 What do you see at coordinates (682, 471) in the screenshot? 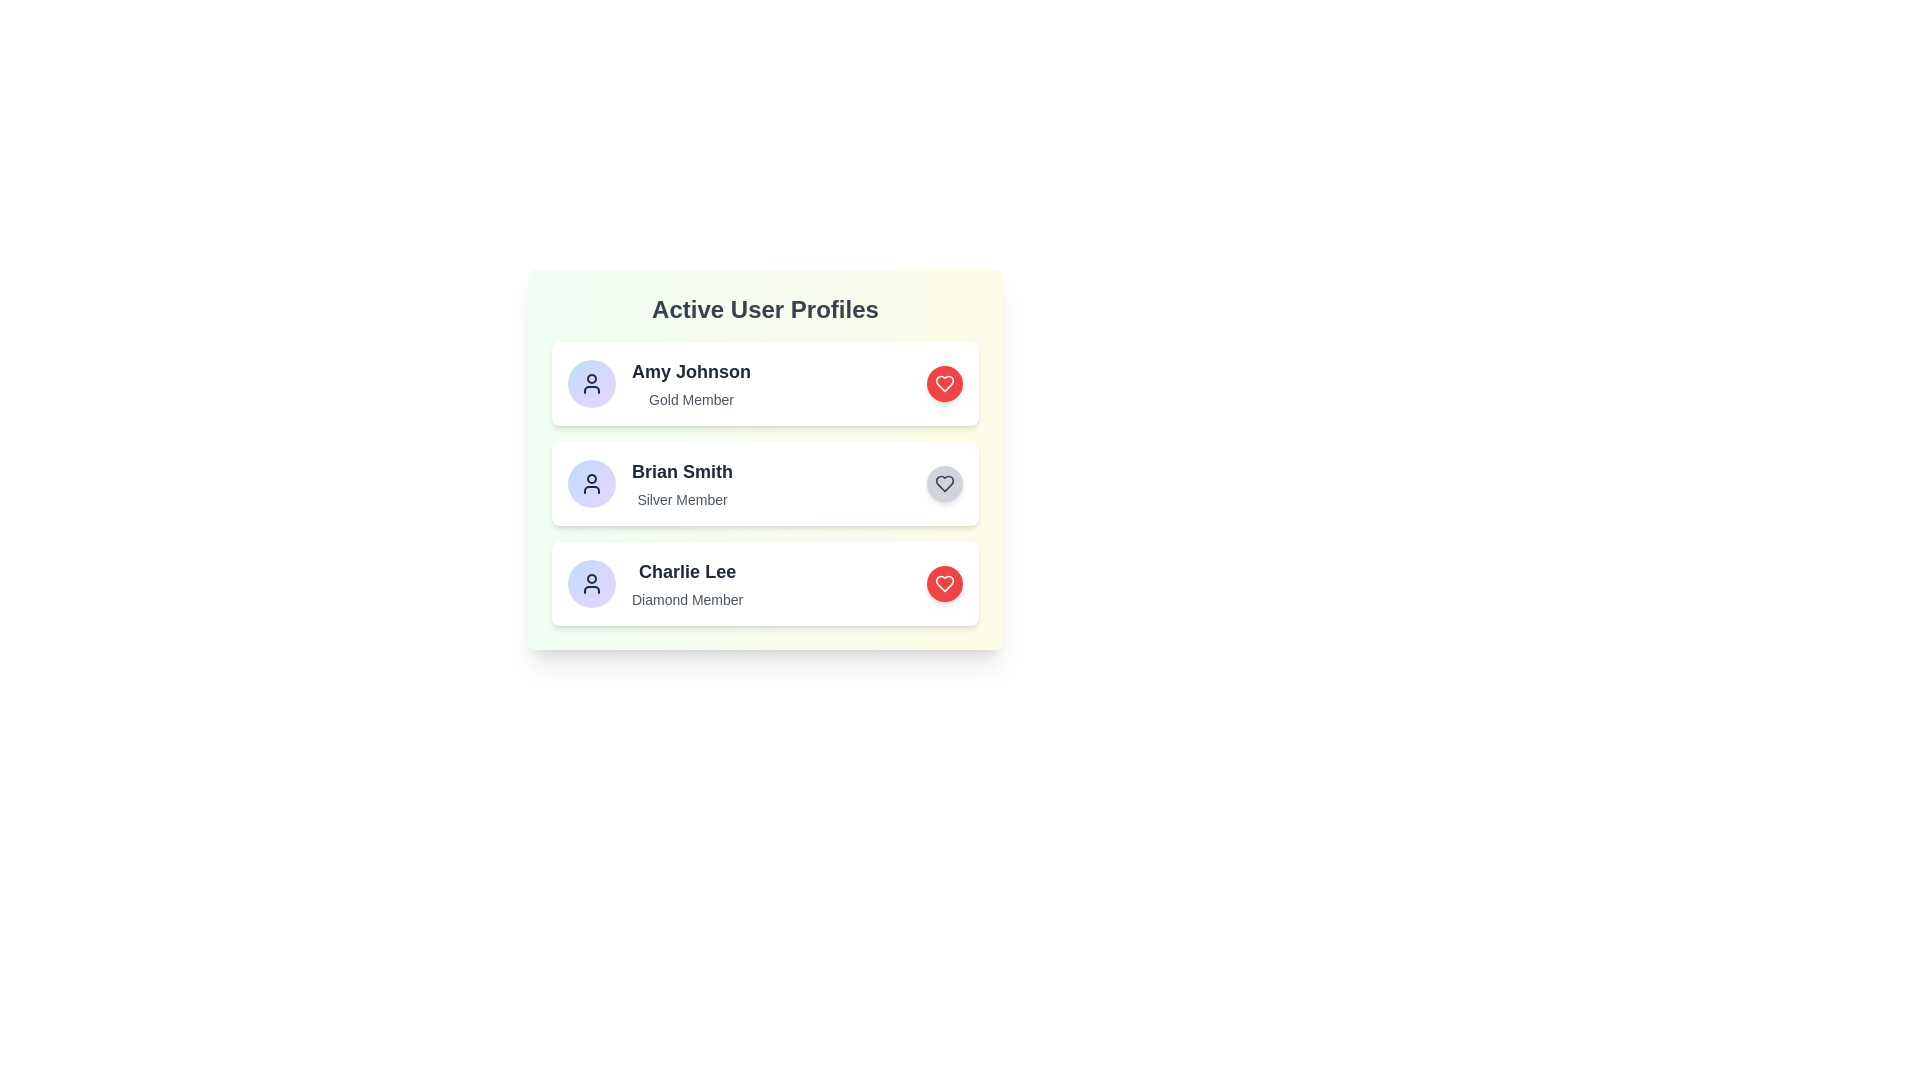
I see `the Static Text Label displaying 'Brian Smith', which is prominently styled in dark gray and positioned above 'Silver Member' within a user profile card` at bounding box center [682, 471].